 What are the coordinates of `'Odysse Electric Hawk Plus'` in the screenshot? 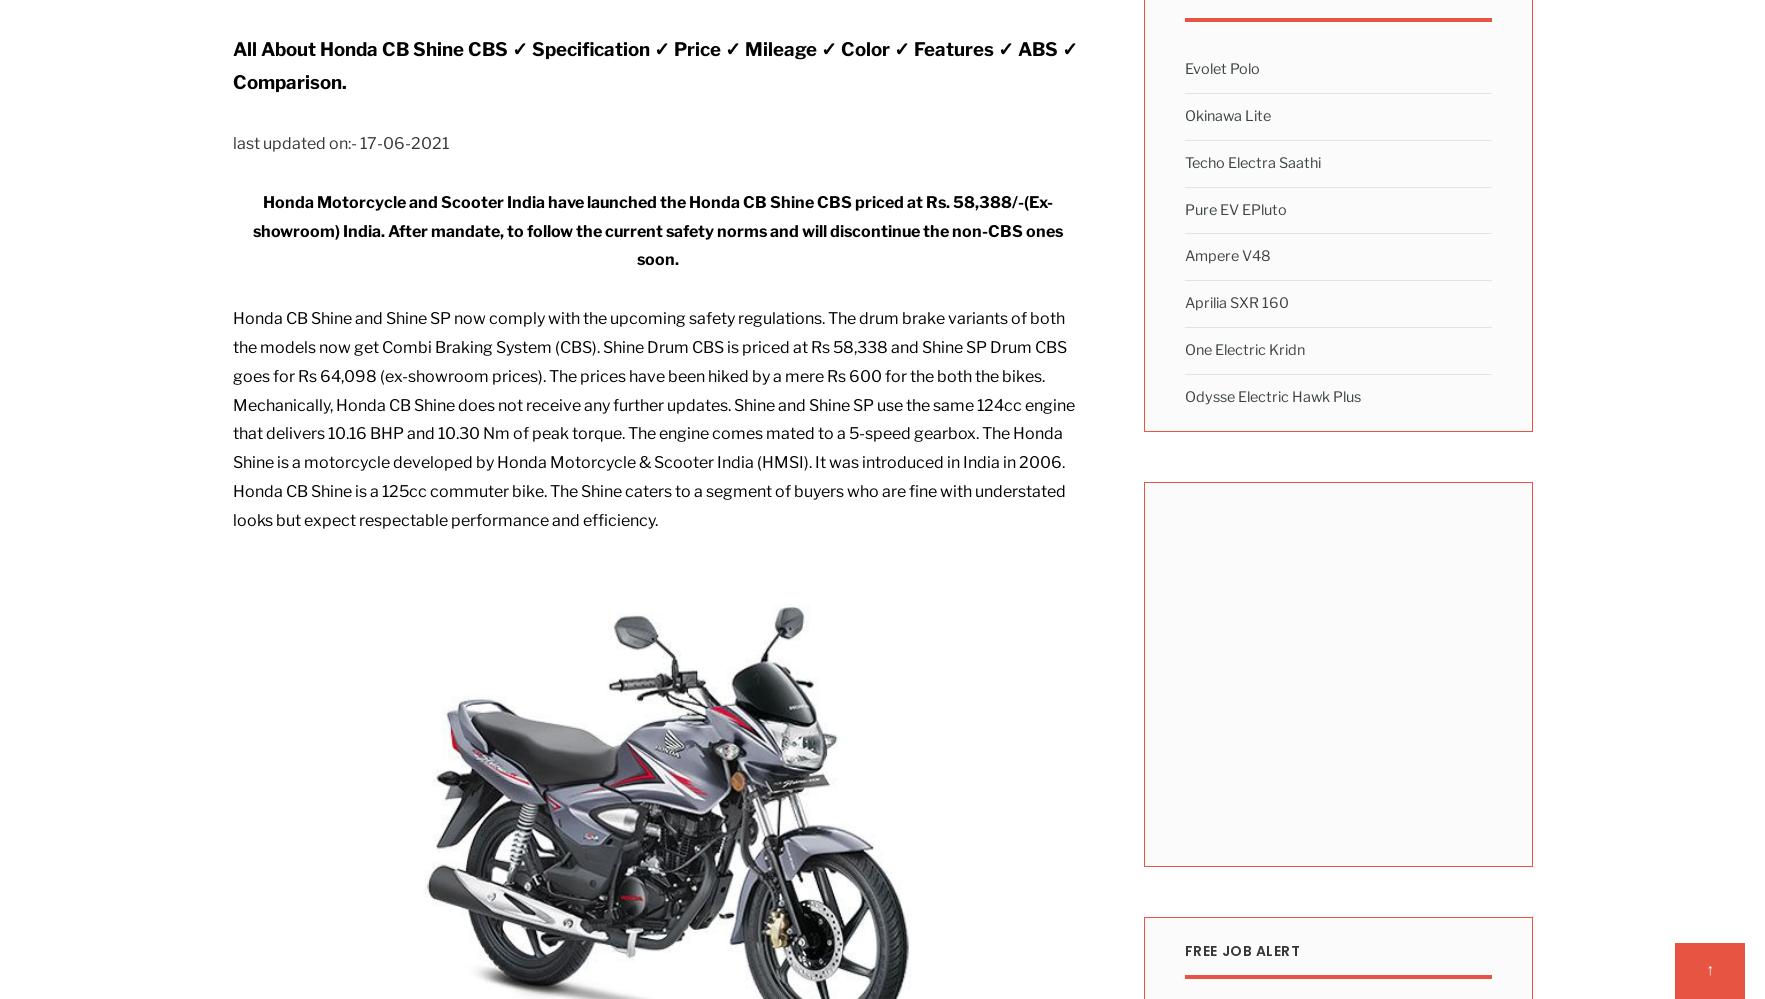 It's located at (1272, 396).